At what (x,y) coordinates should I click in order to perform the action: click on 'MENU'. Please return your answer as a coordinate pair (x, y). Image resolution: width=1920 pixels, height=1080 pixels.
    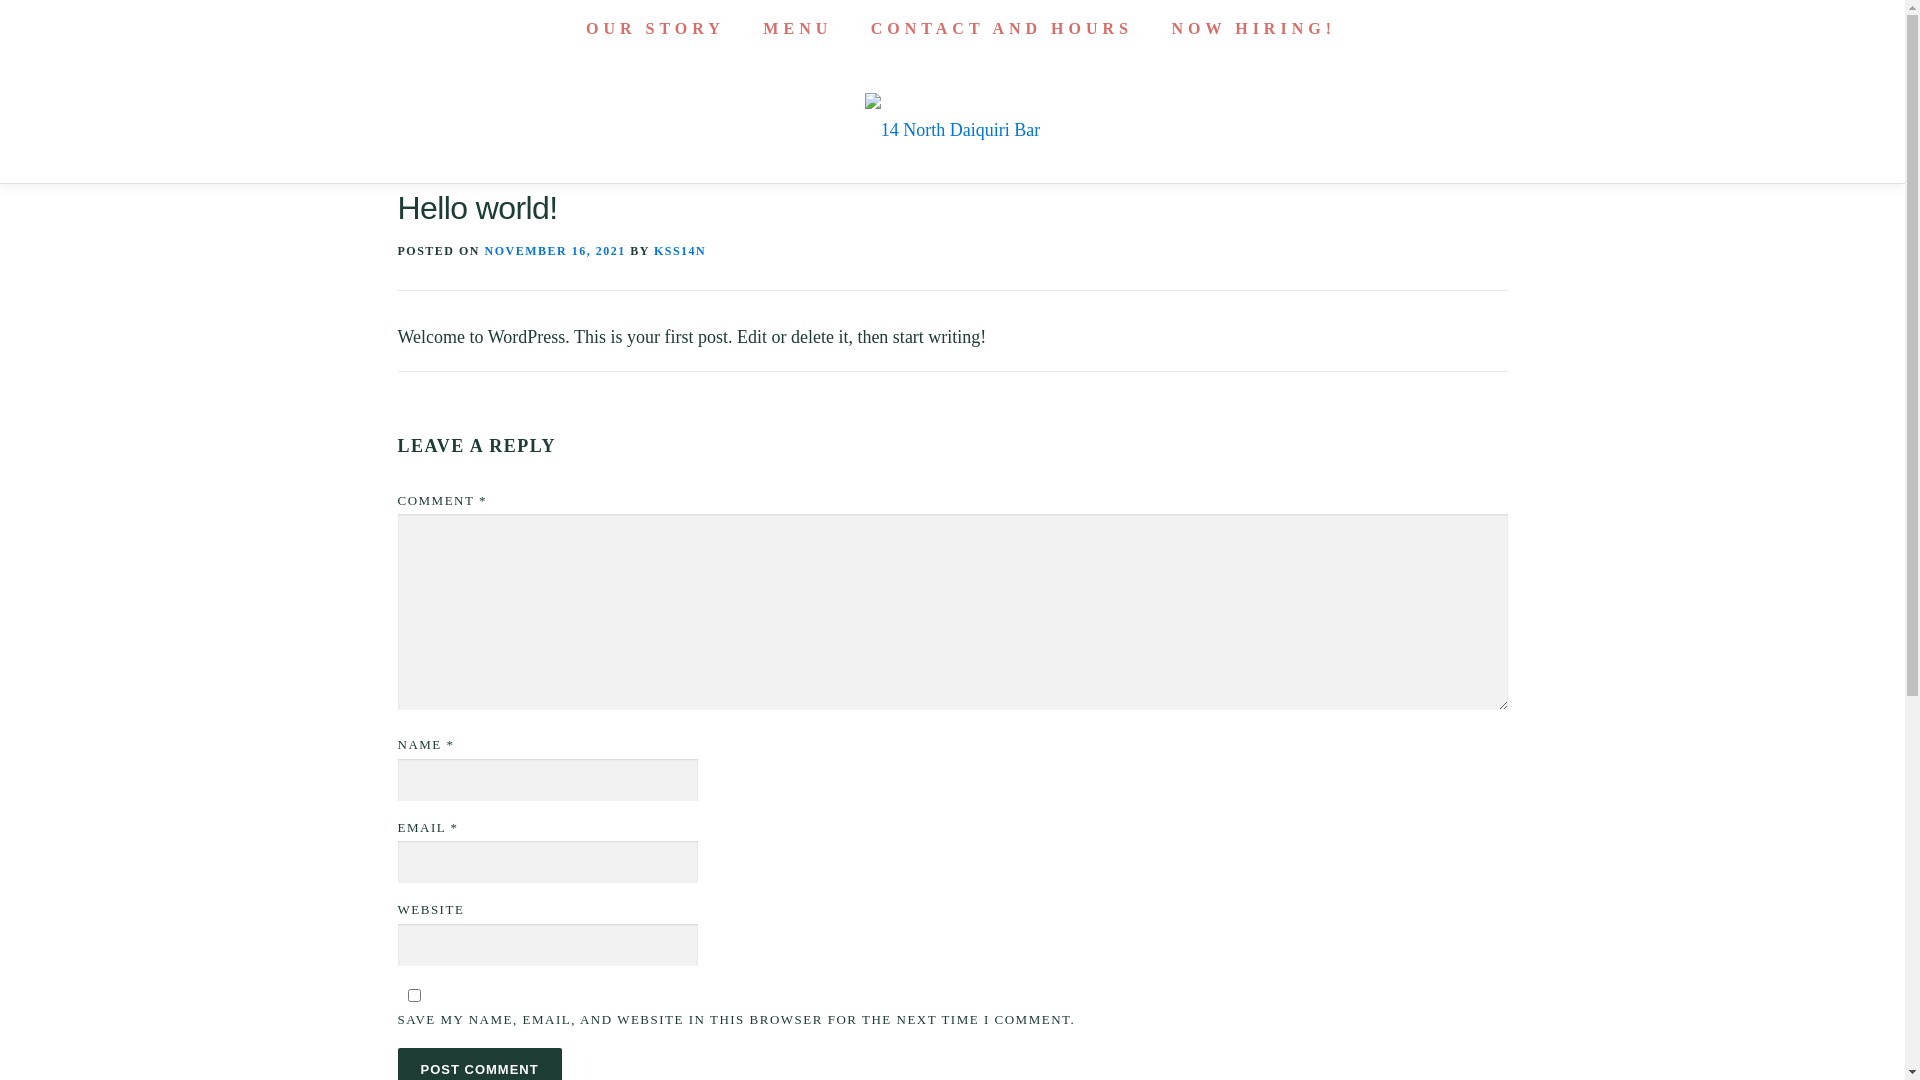
    Looking at the image, I should click on (796, 29).